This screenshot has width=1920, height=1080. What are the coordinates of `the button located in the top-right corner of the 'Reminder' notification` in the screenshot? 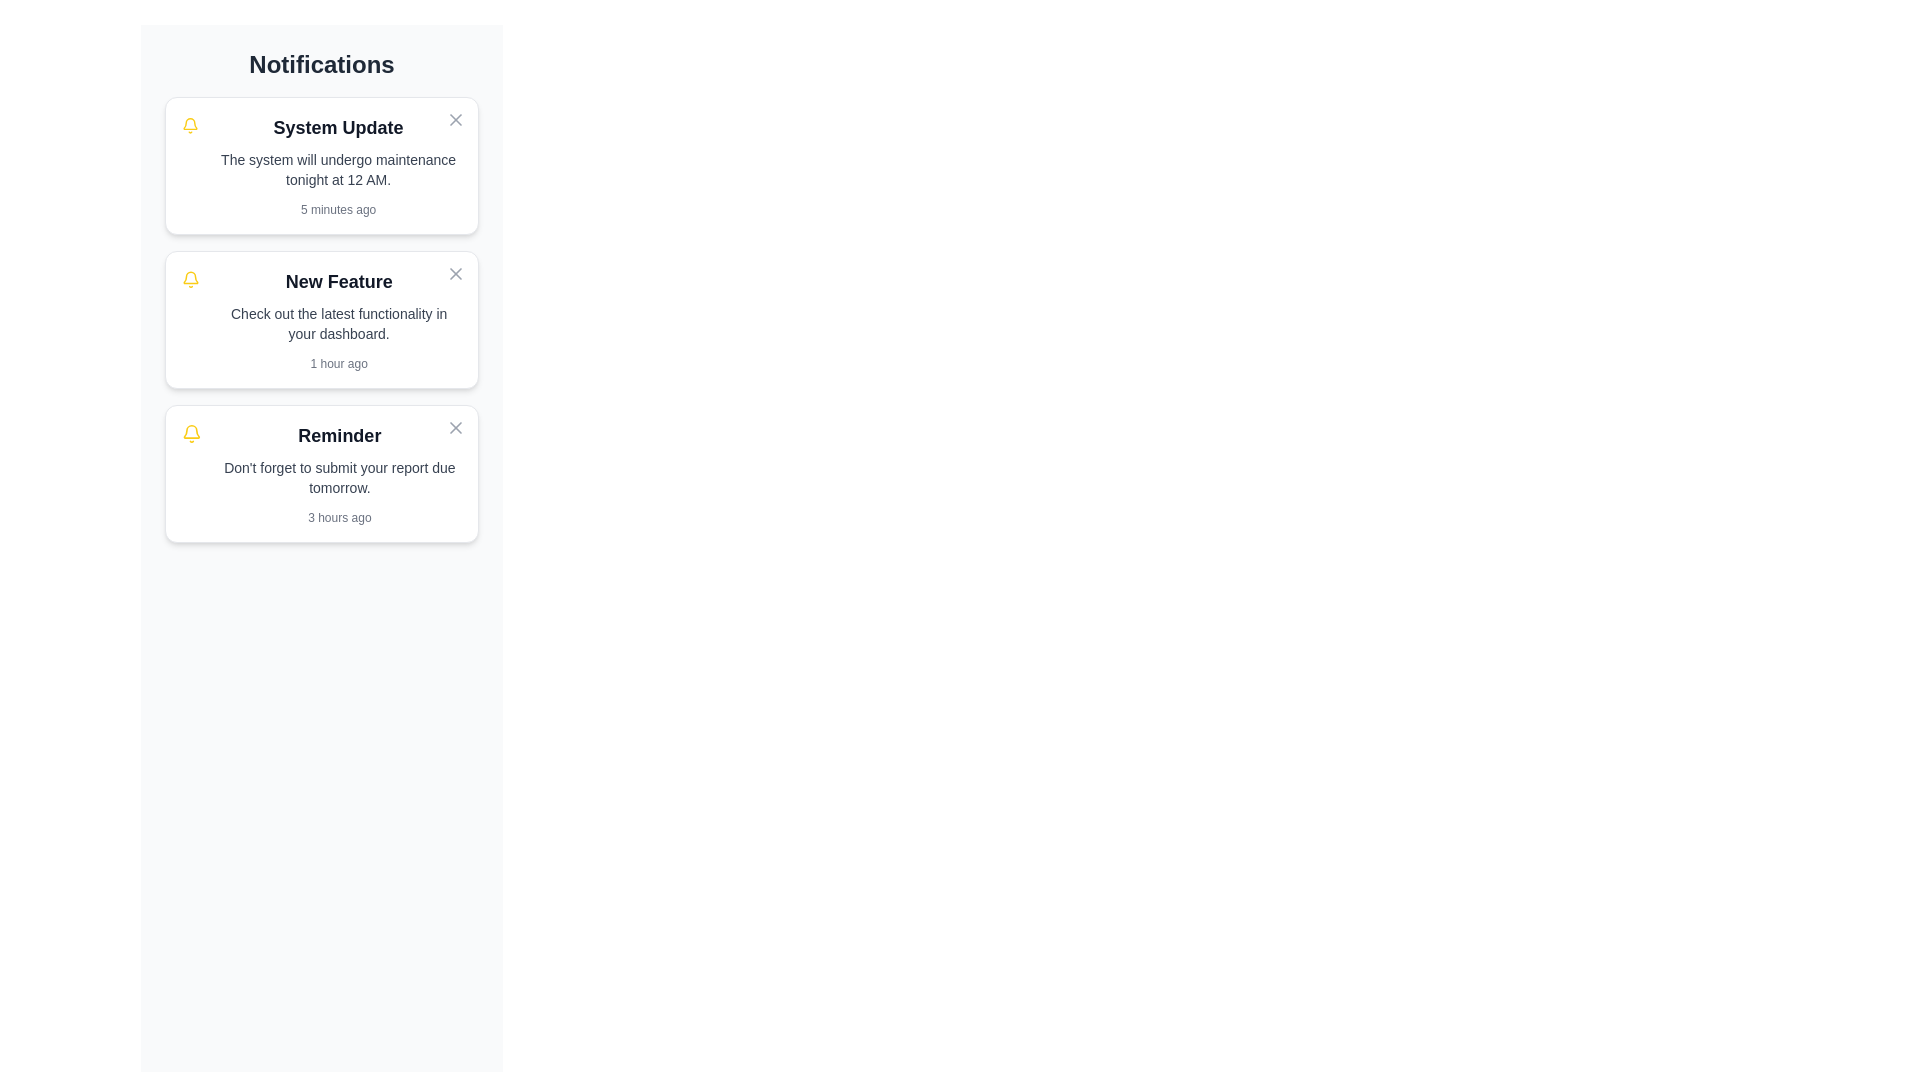 It's located at (455, 427).